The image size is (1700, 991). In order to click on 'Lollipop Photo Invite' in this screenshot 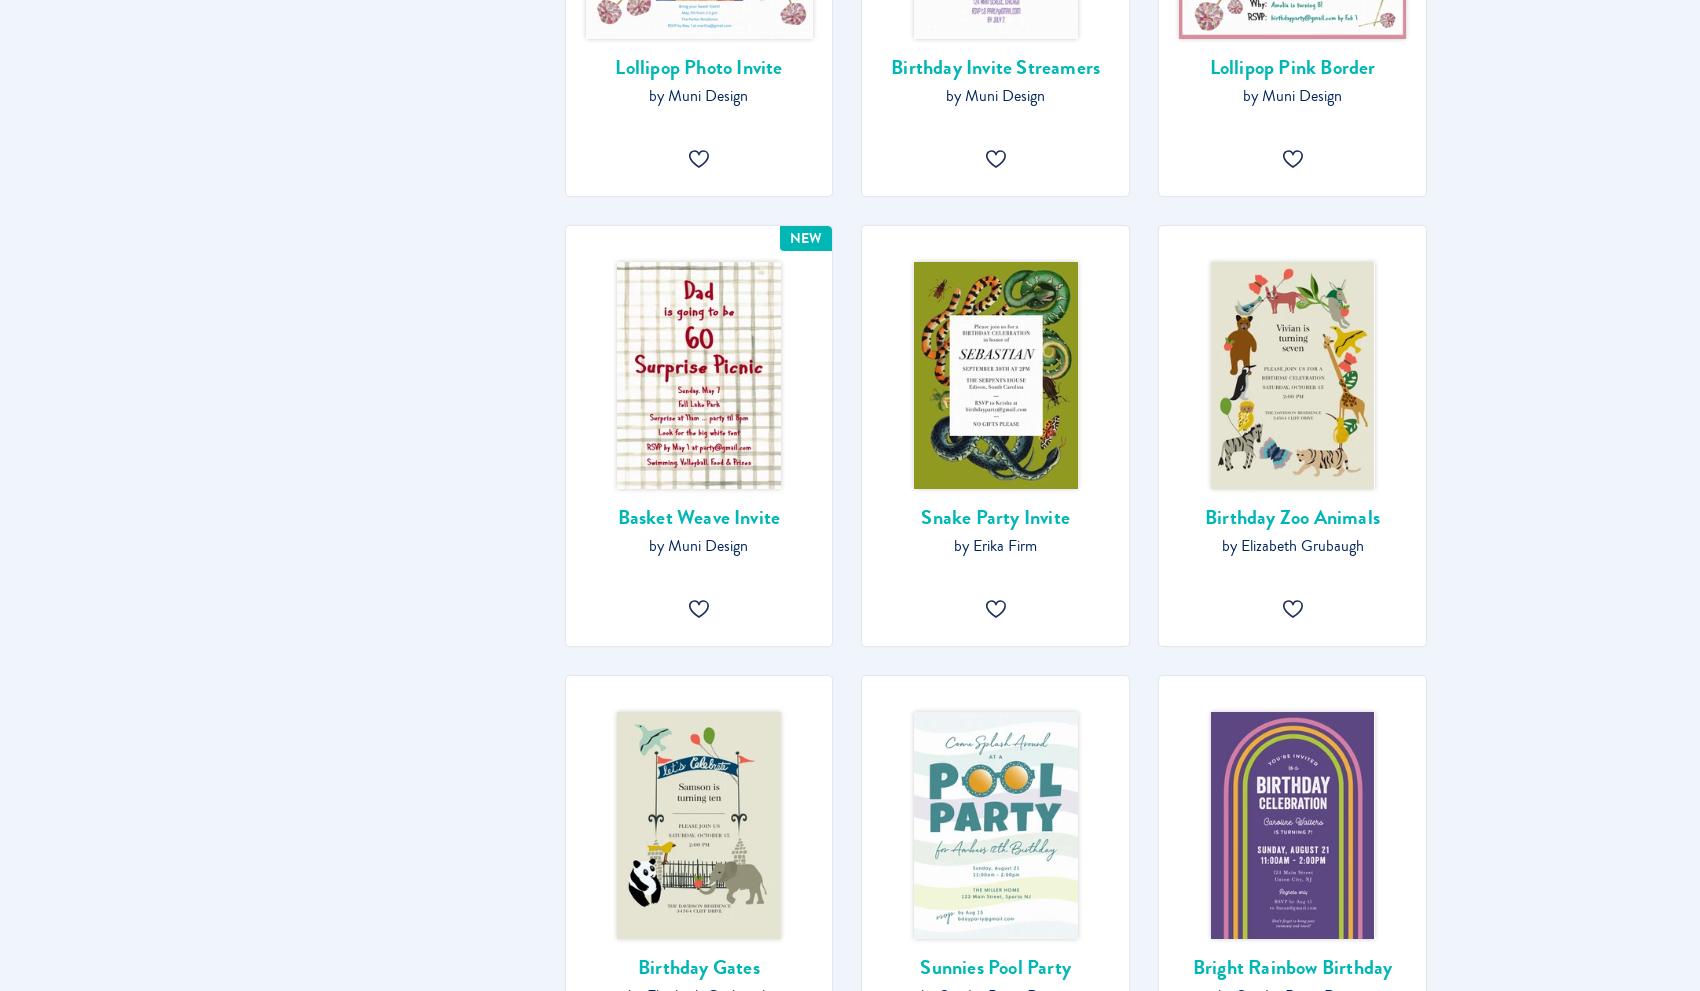, I will do `click(614, 67)`.